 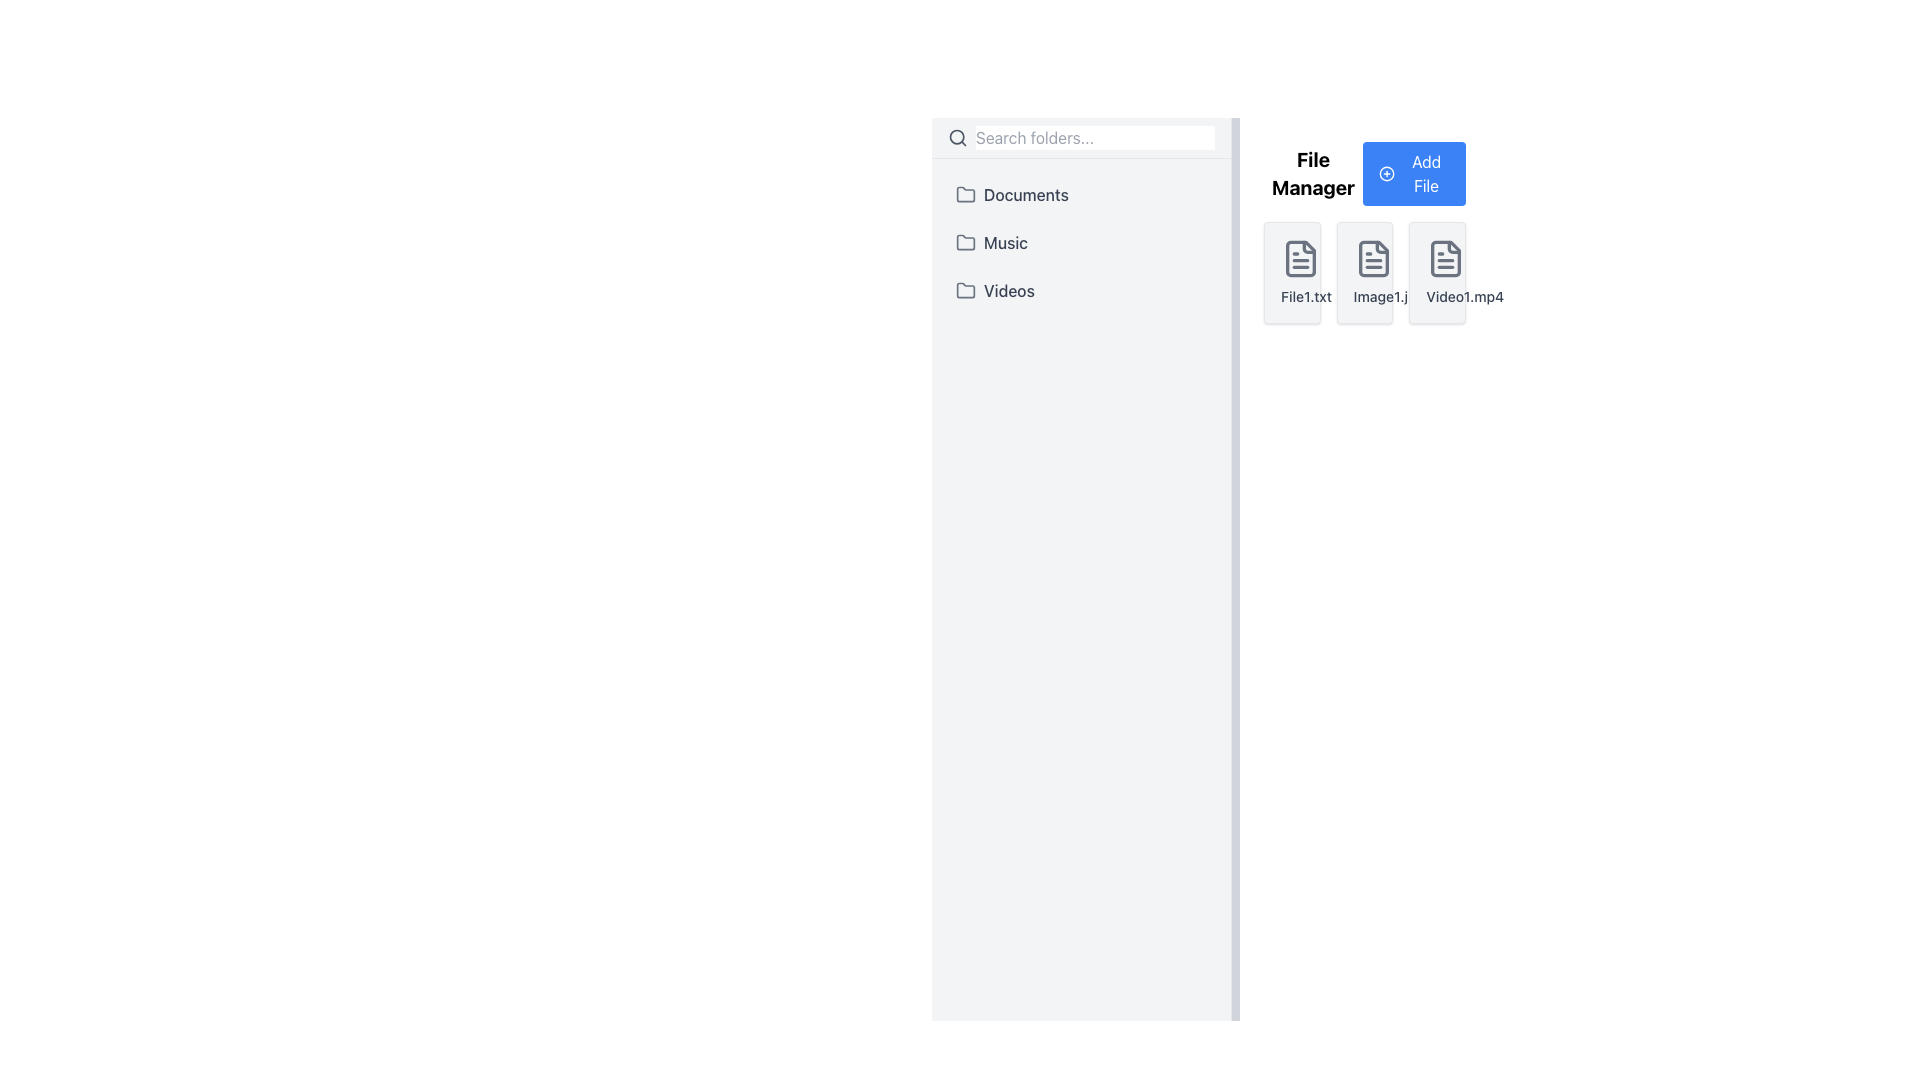 What do you see at coordinates (965, 242) in the screenshot?
I see `the gray folder icon with rounded corners located to the left of the 'Music' label in the navigation sidebar` at bounding box center [965, 242].